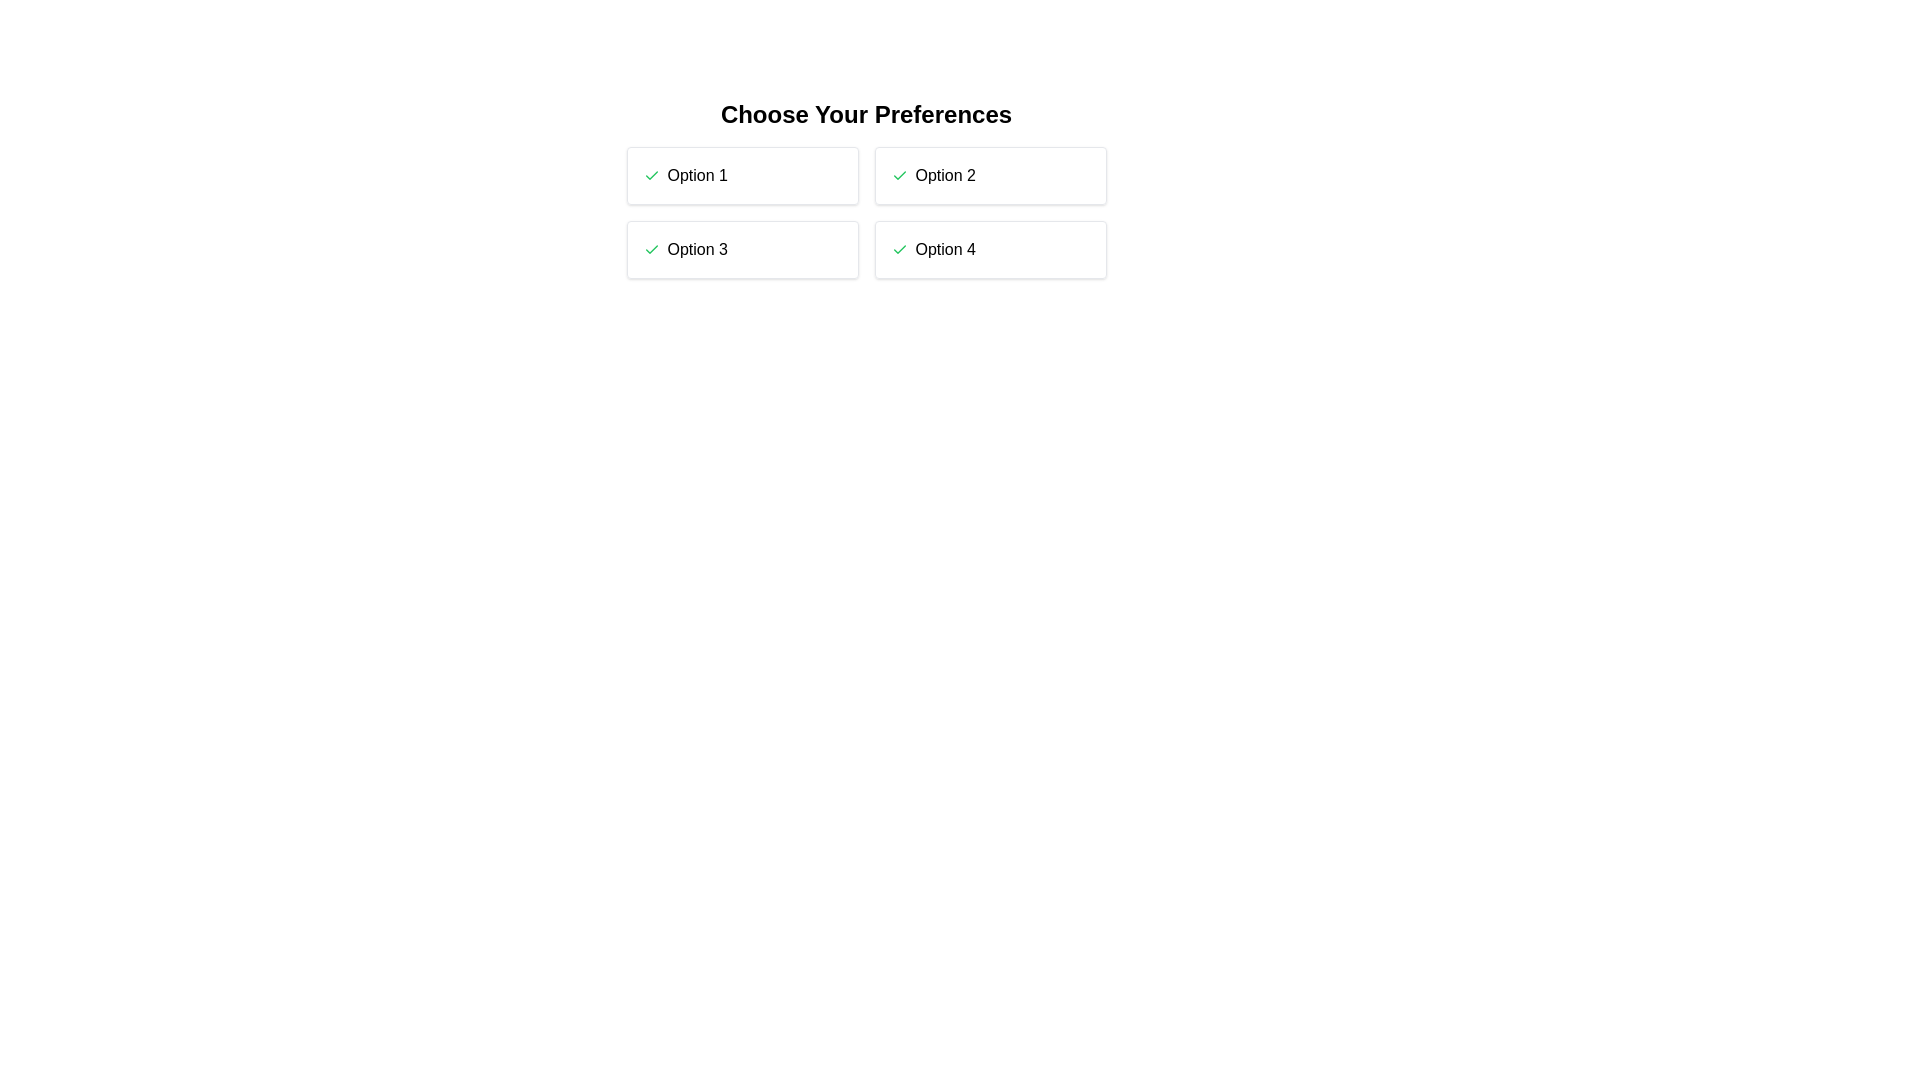 The width and height of the screenshot is (1920, 1080). I want to click on the option 2 to observe the hover effect, so click(990, 175).